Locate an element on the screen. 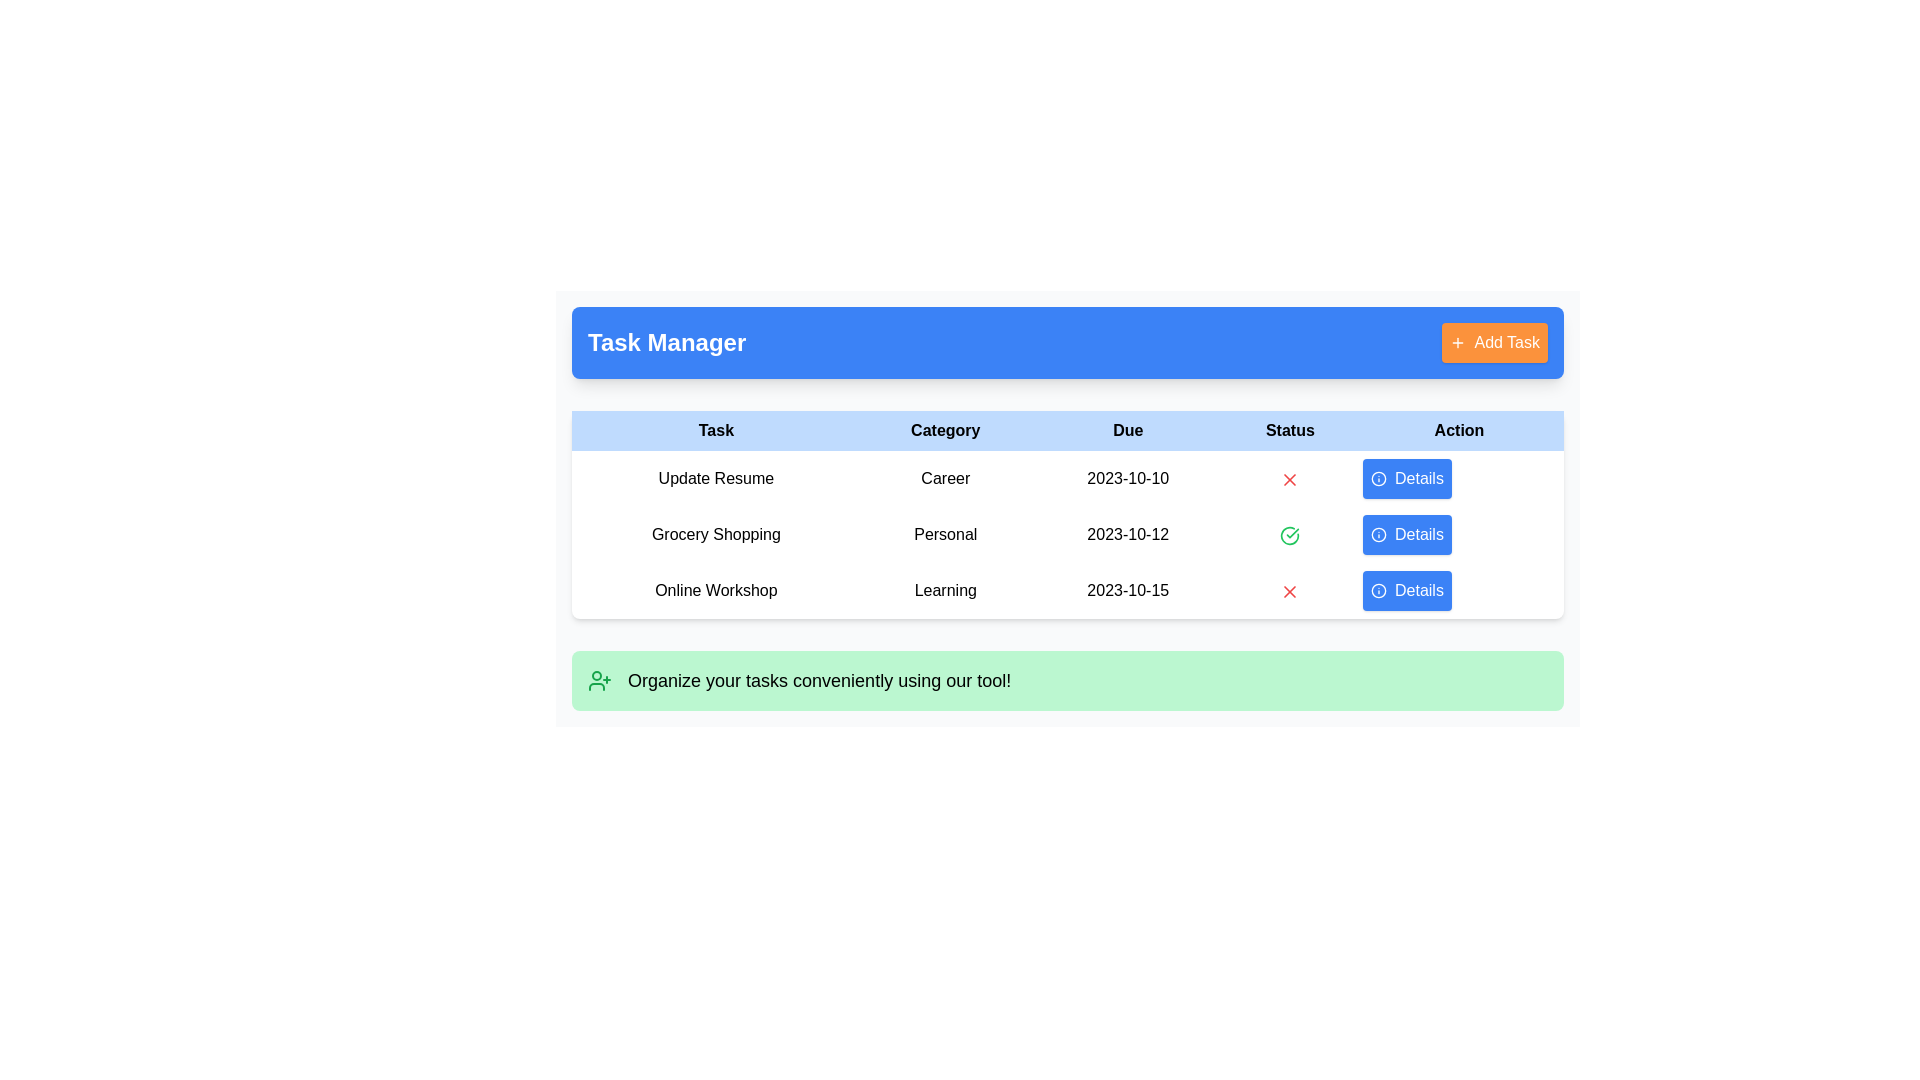 This screenshot has height=1080, width=1920. the third 'Details' button with a blue background and white text in the 'Action' column associated with the 'Online Workshop' row is located at coordinates (1406, 478).